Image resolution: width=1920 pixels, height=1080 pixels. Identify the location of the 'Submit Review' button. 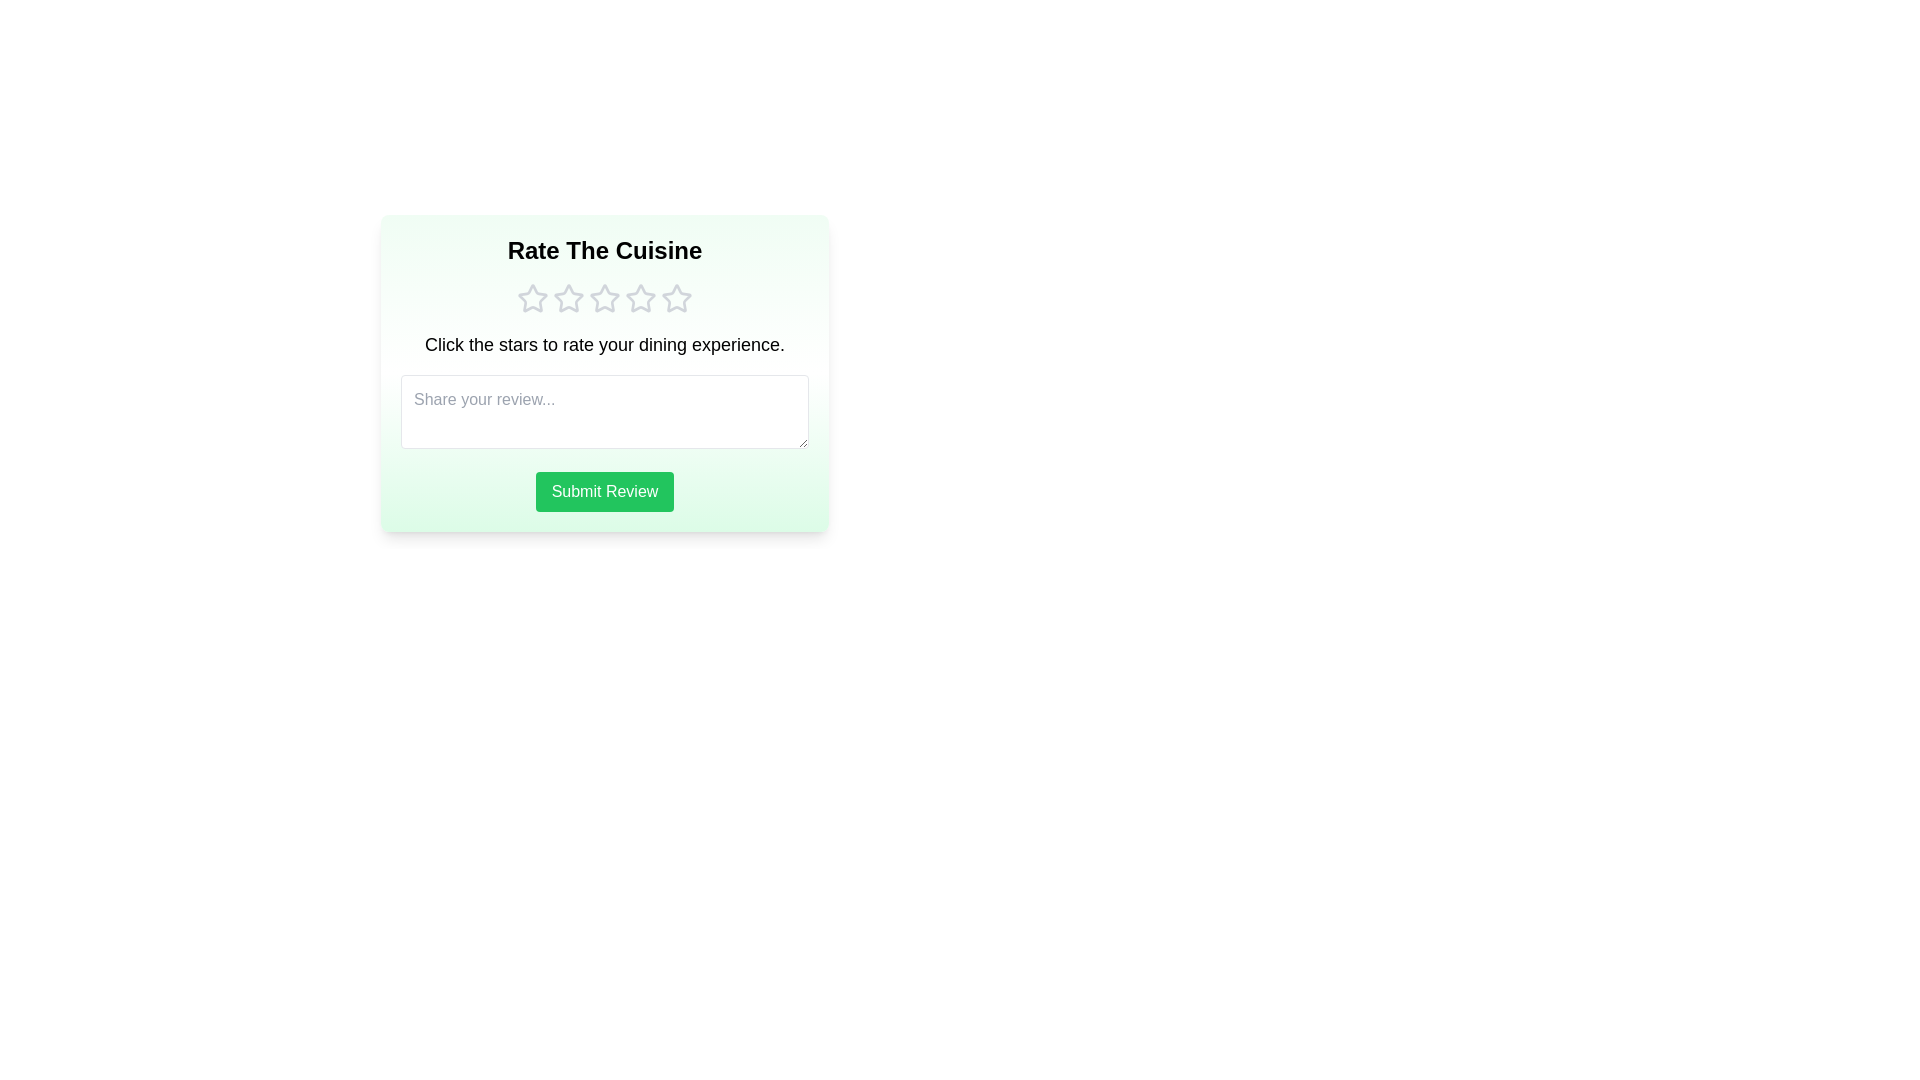
(603, 492).